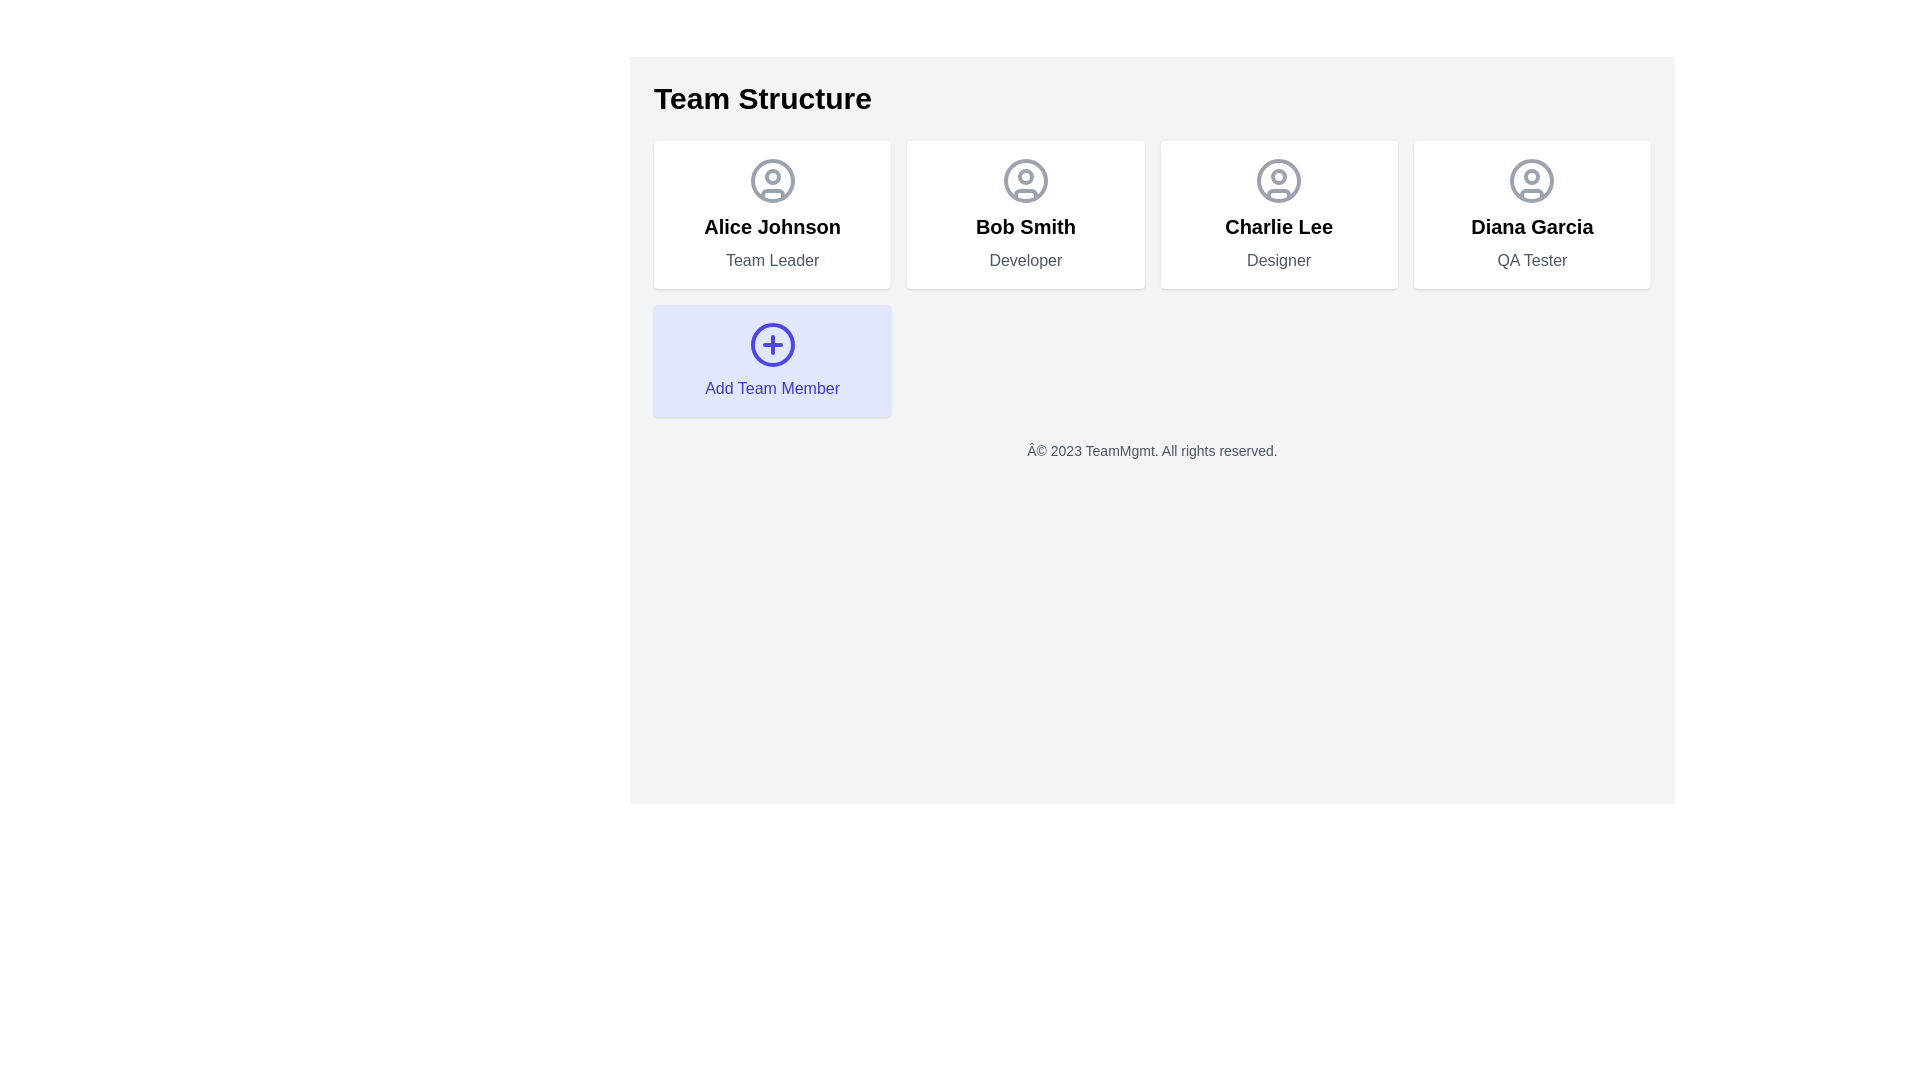 The height and width of the screenshot is (1080, 1920). I want to click on the SVG Circle Element, which is a gray outlined circle within the user profile icon for 'Charlie Lee Designer' in the third card of the row of team members, so click(1278, 181).